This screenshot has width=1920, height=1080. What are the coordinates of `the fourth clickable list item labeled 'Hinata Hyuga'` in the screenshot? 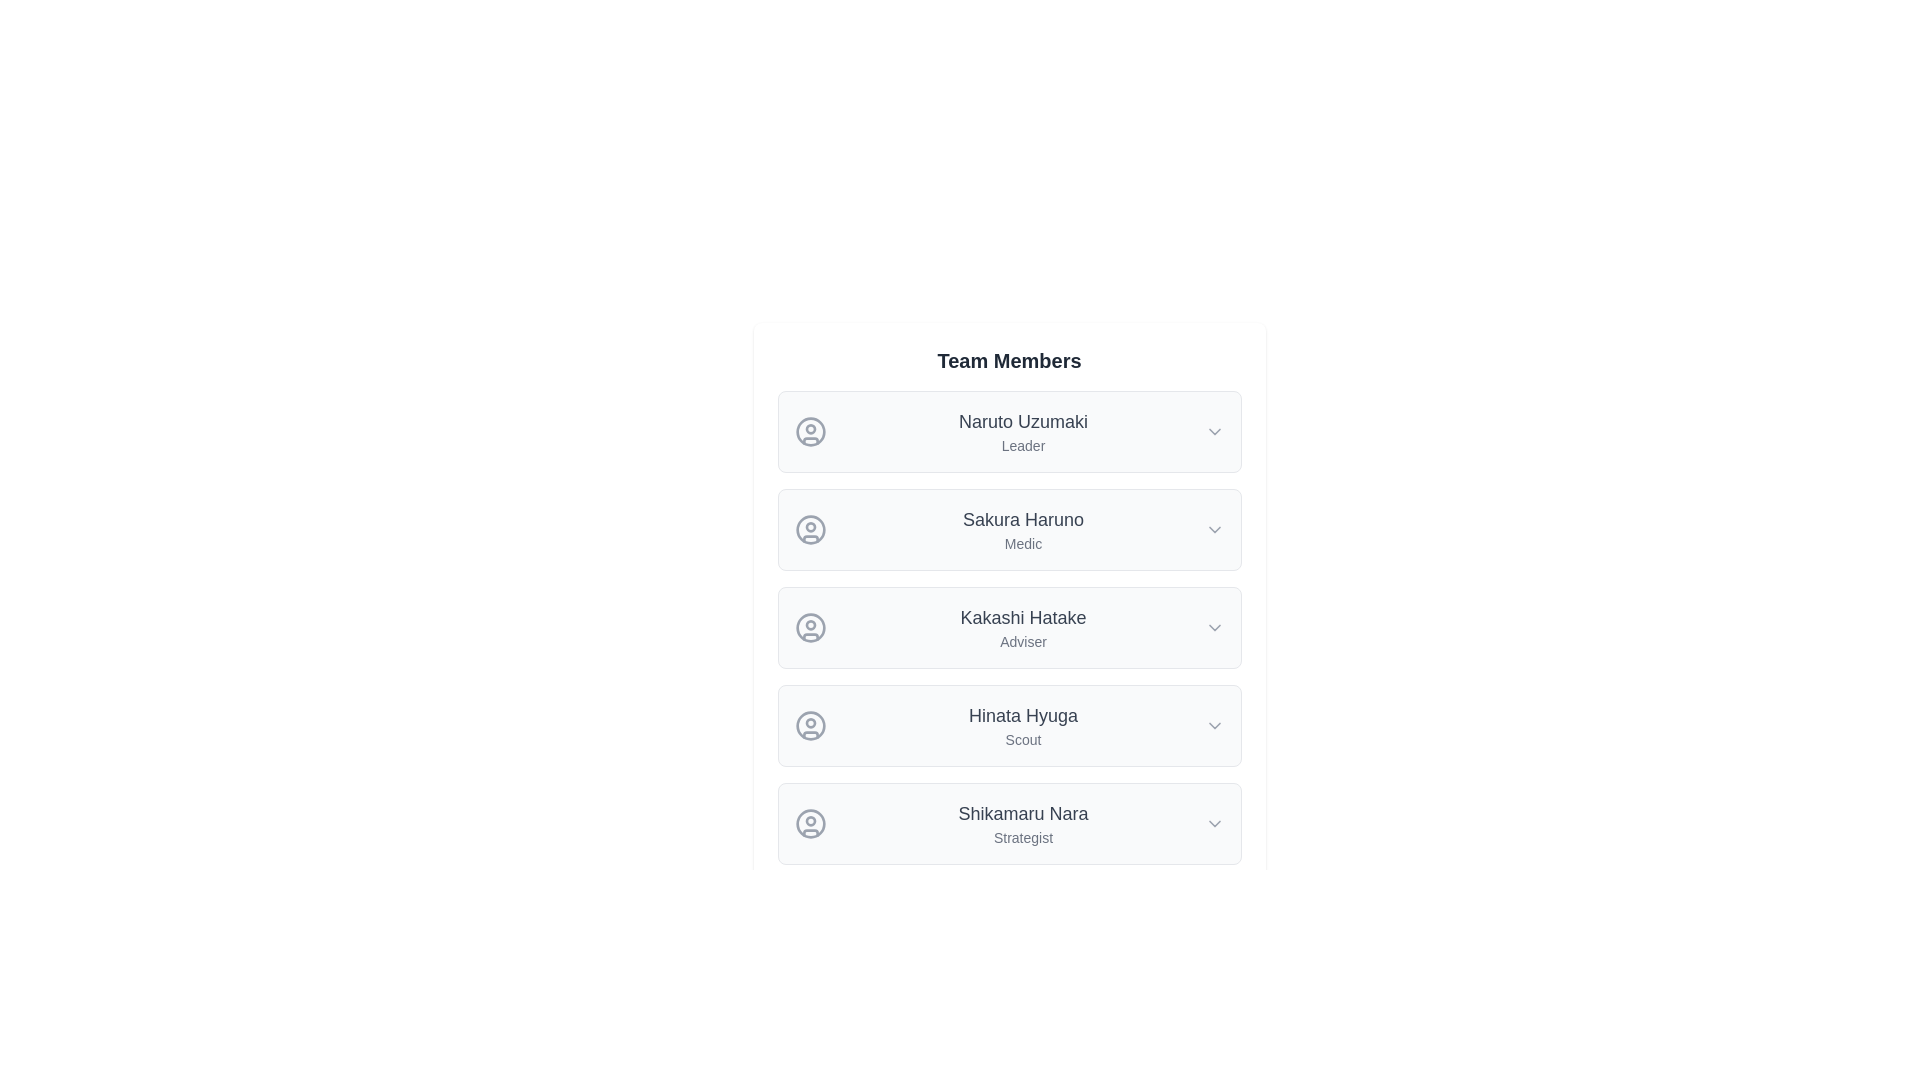 It's located at (1009, 725).